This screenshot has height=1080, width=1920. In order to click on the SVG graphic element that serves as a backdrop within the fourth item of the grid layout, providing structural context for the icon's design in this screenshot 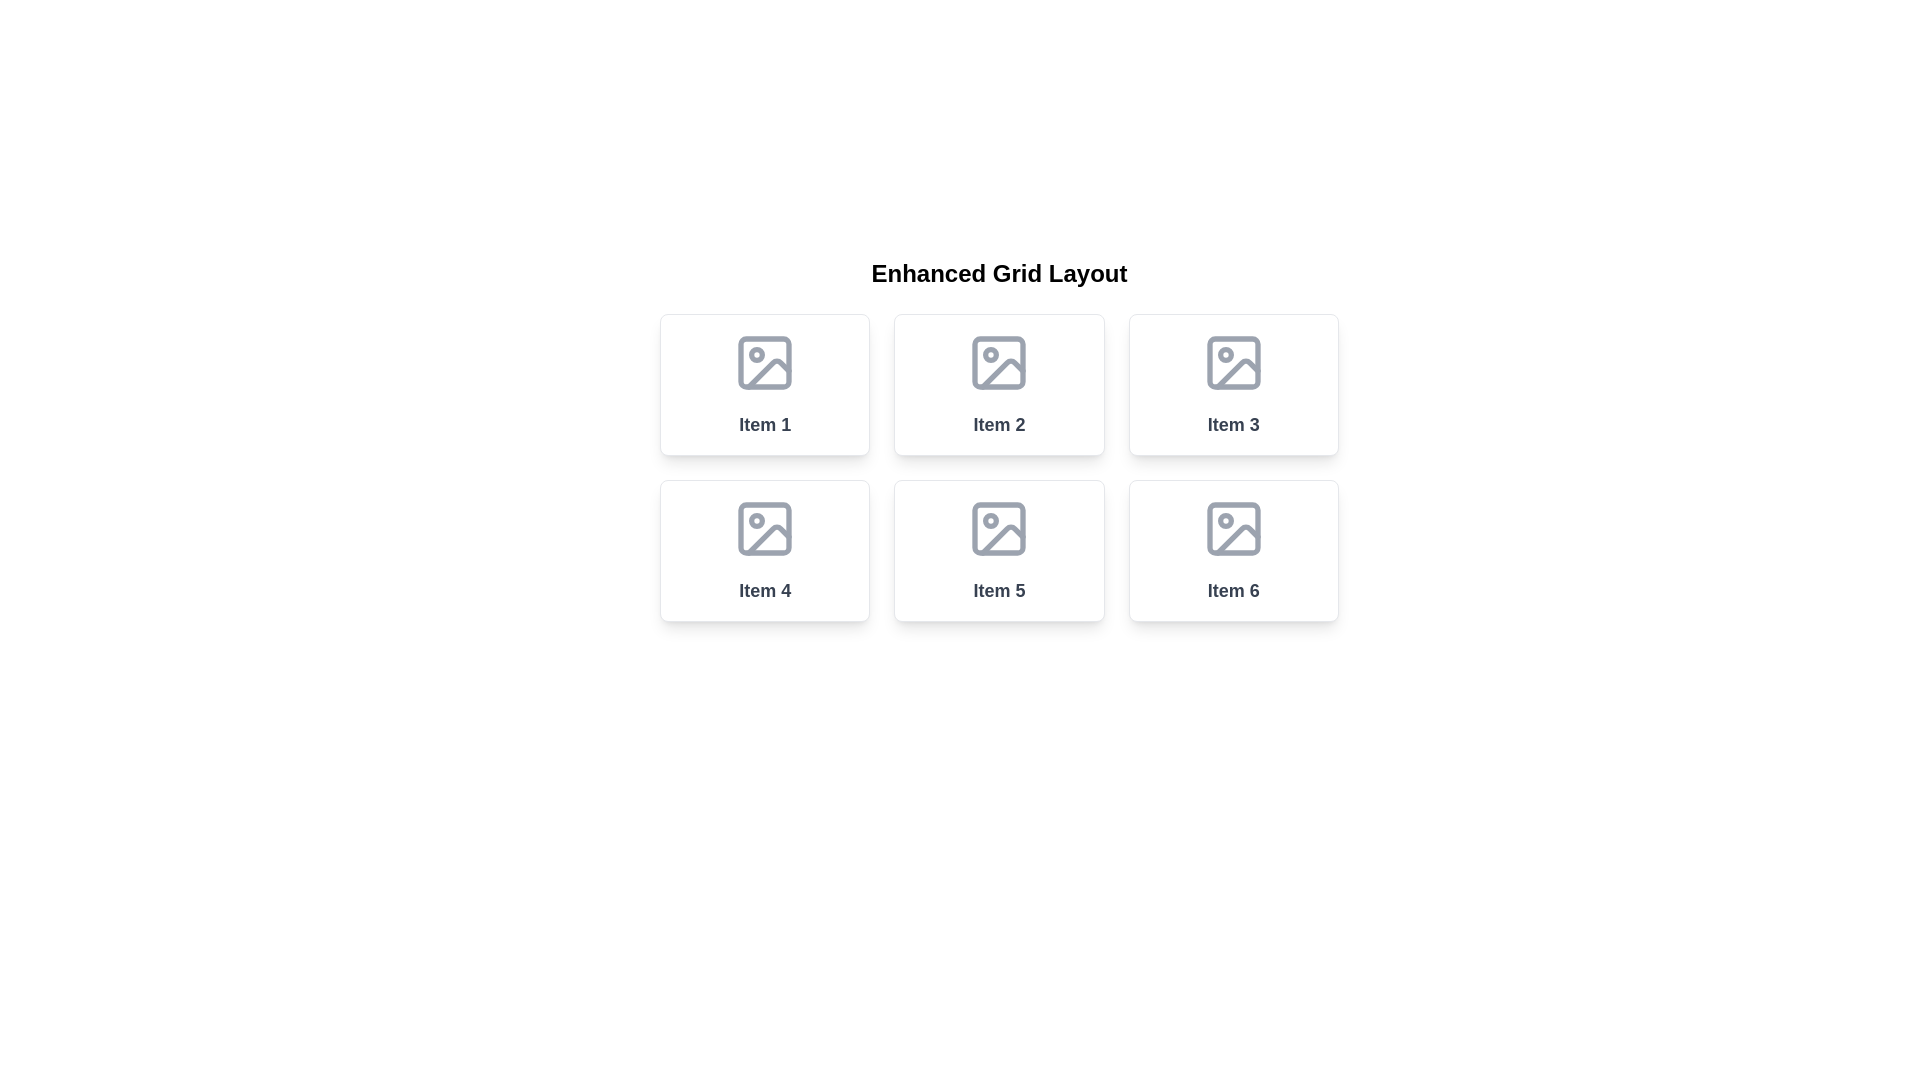, I will do `click(764, 527)`.